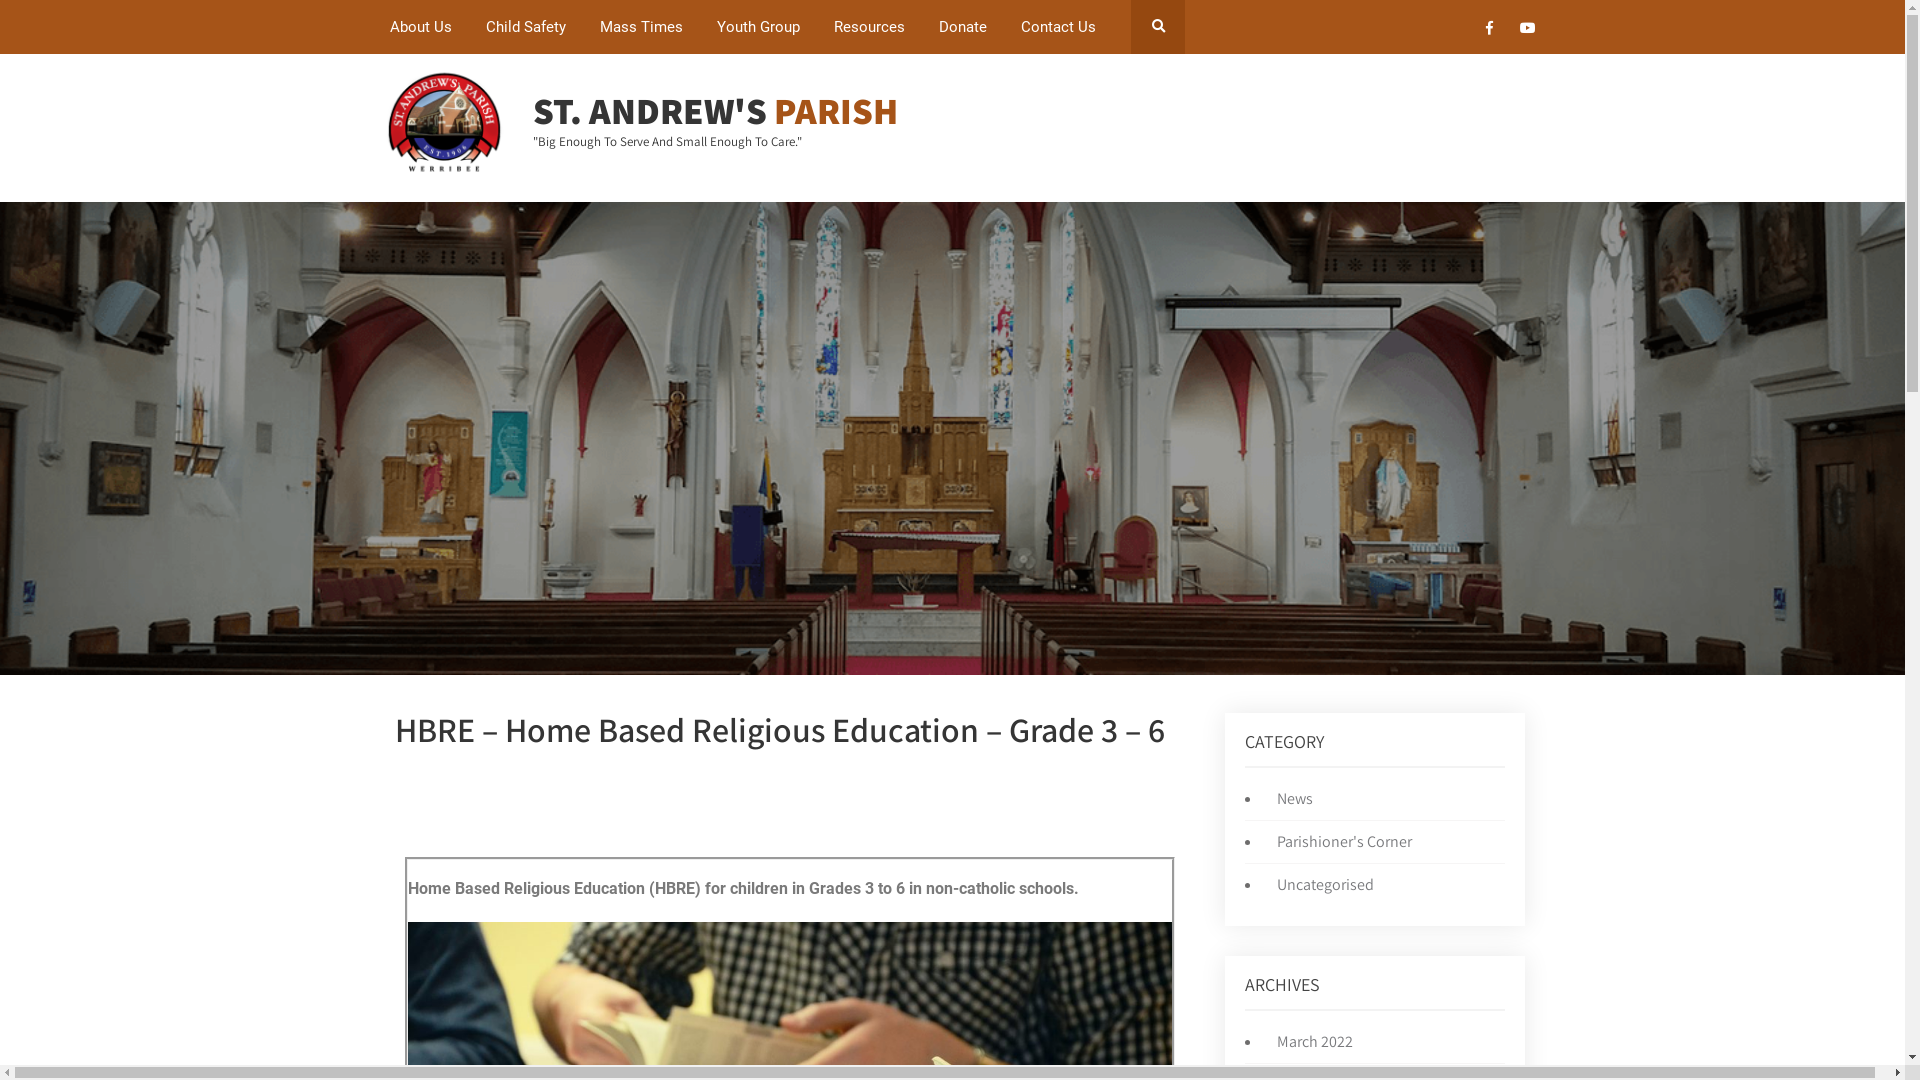  I want to click on 'Donate', so click(963, 27).